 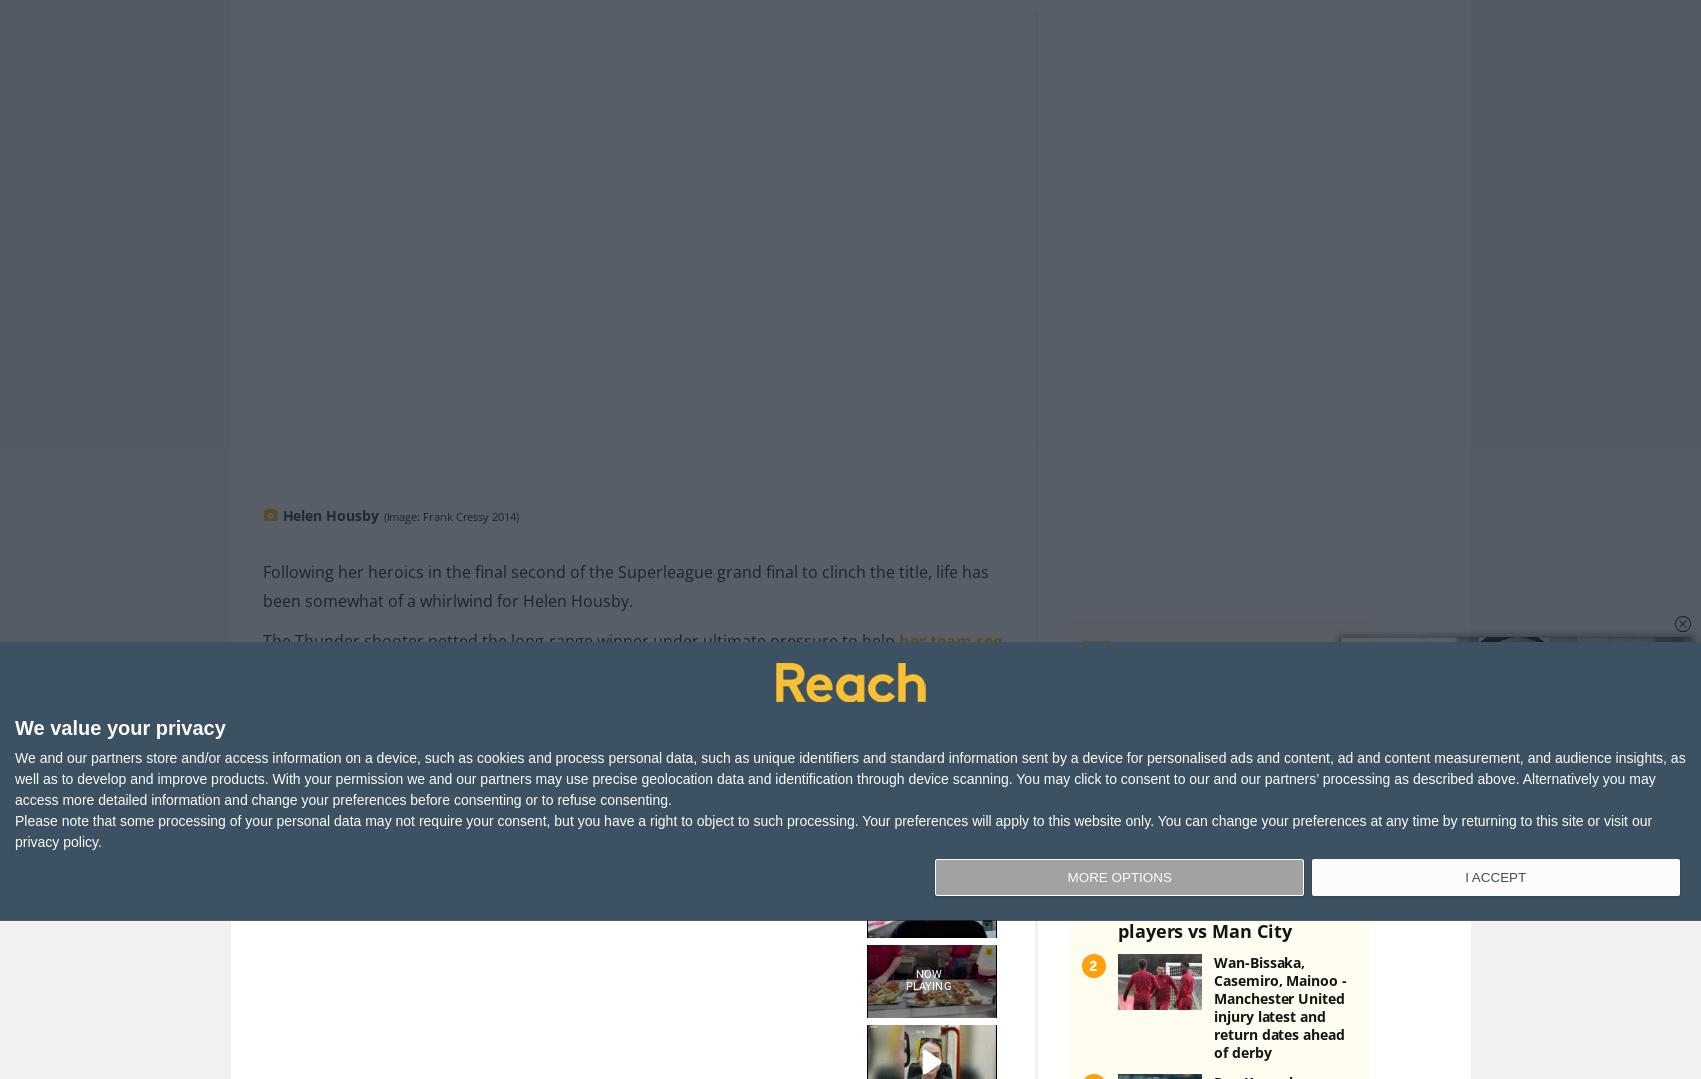 What do you see at coordinates (771, 782) in the screenshot?
I see `'Story Saved'` at bounding box center [771, 782].